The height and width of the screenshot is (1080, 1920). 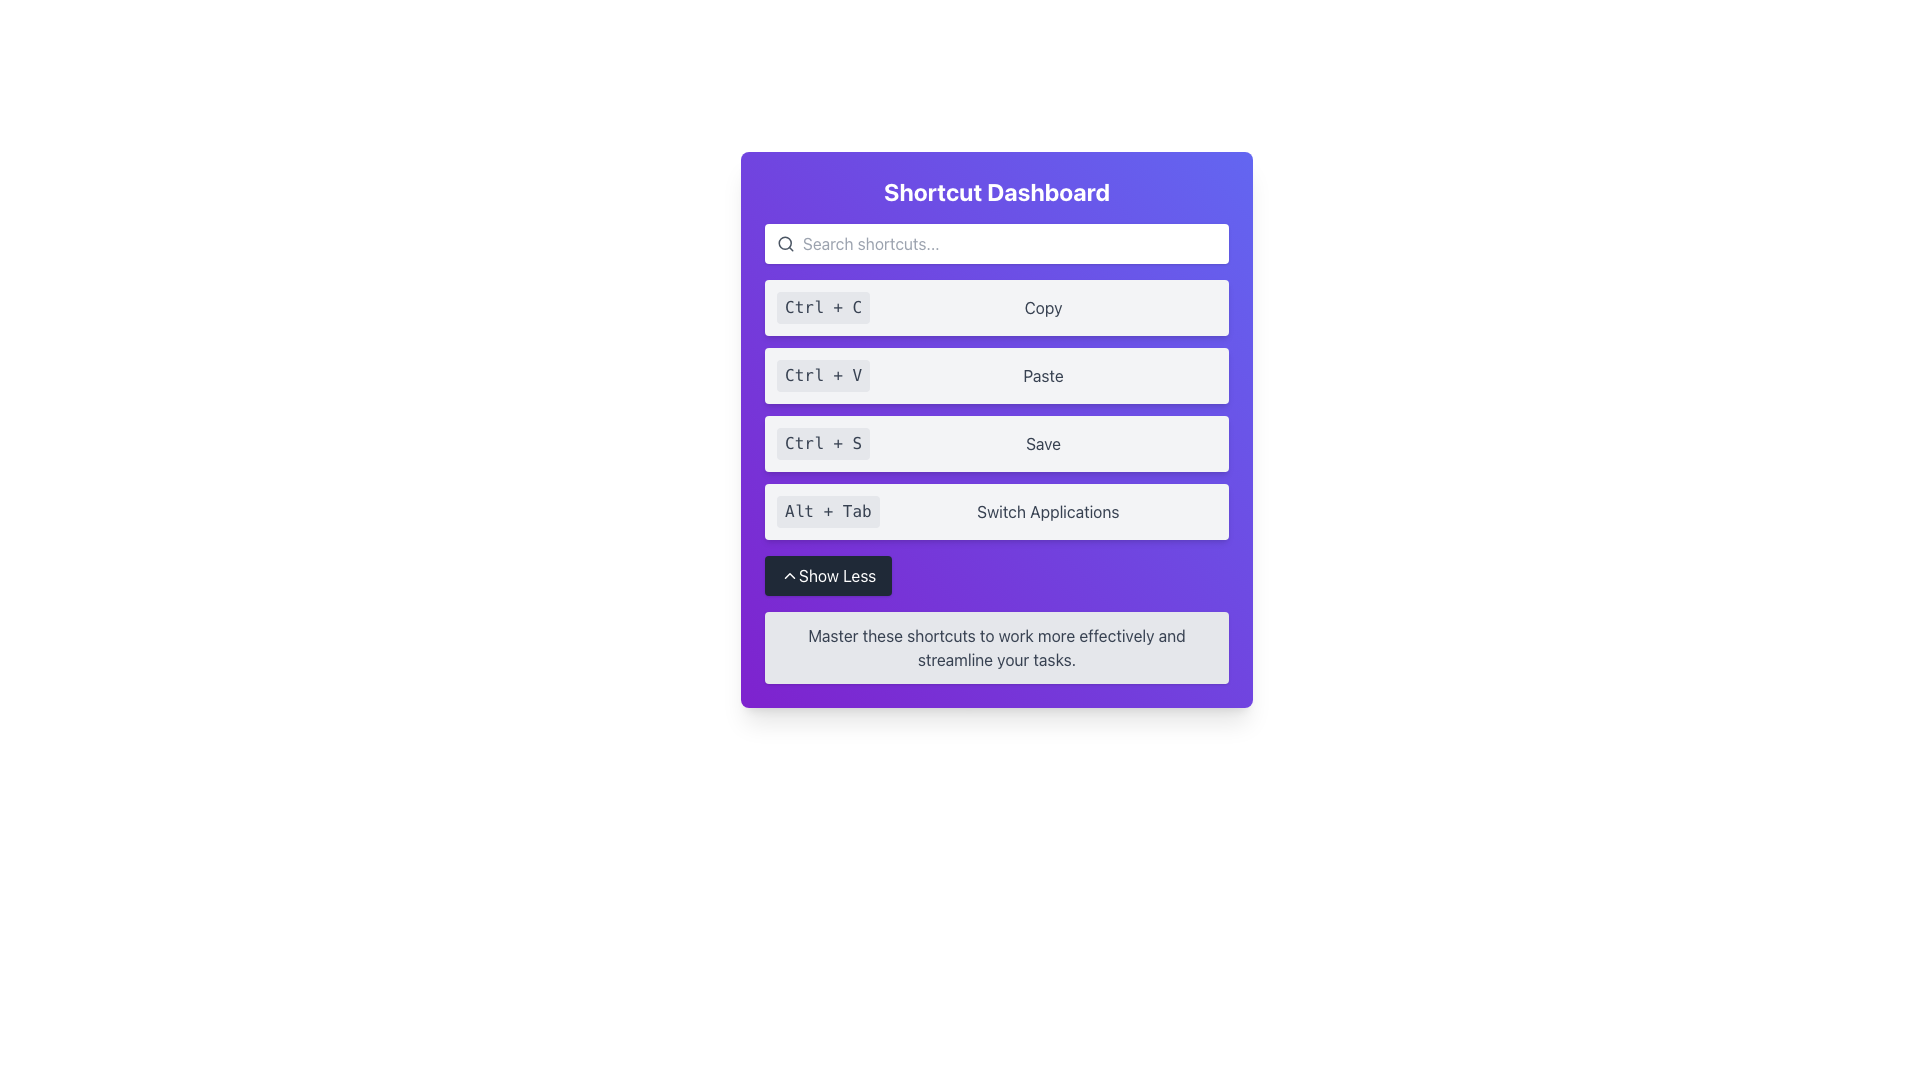 What do you see at coordinates (997, 442) in the screenshot?
I see `the informational component displaying the shortcut 'Ctrl + S' and its associated action 'Save', which is the third element in a vertically stacked list of similar elements` at bounding box center [997, 442].